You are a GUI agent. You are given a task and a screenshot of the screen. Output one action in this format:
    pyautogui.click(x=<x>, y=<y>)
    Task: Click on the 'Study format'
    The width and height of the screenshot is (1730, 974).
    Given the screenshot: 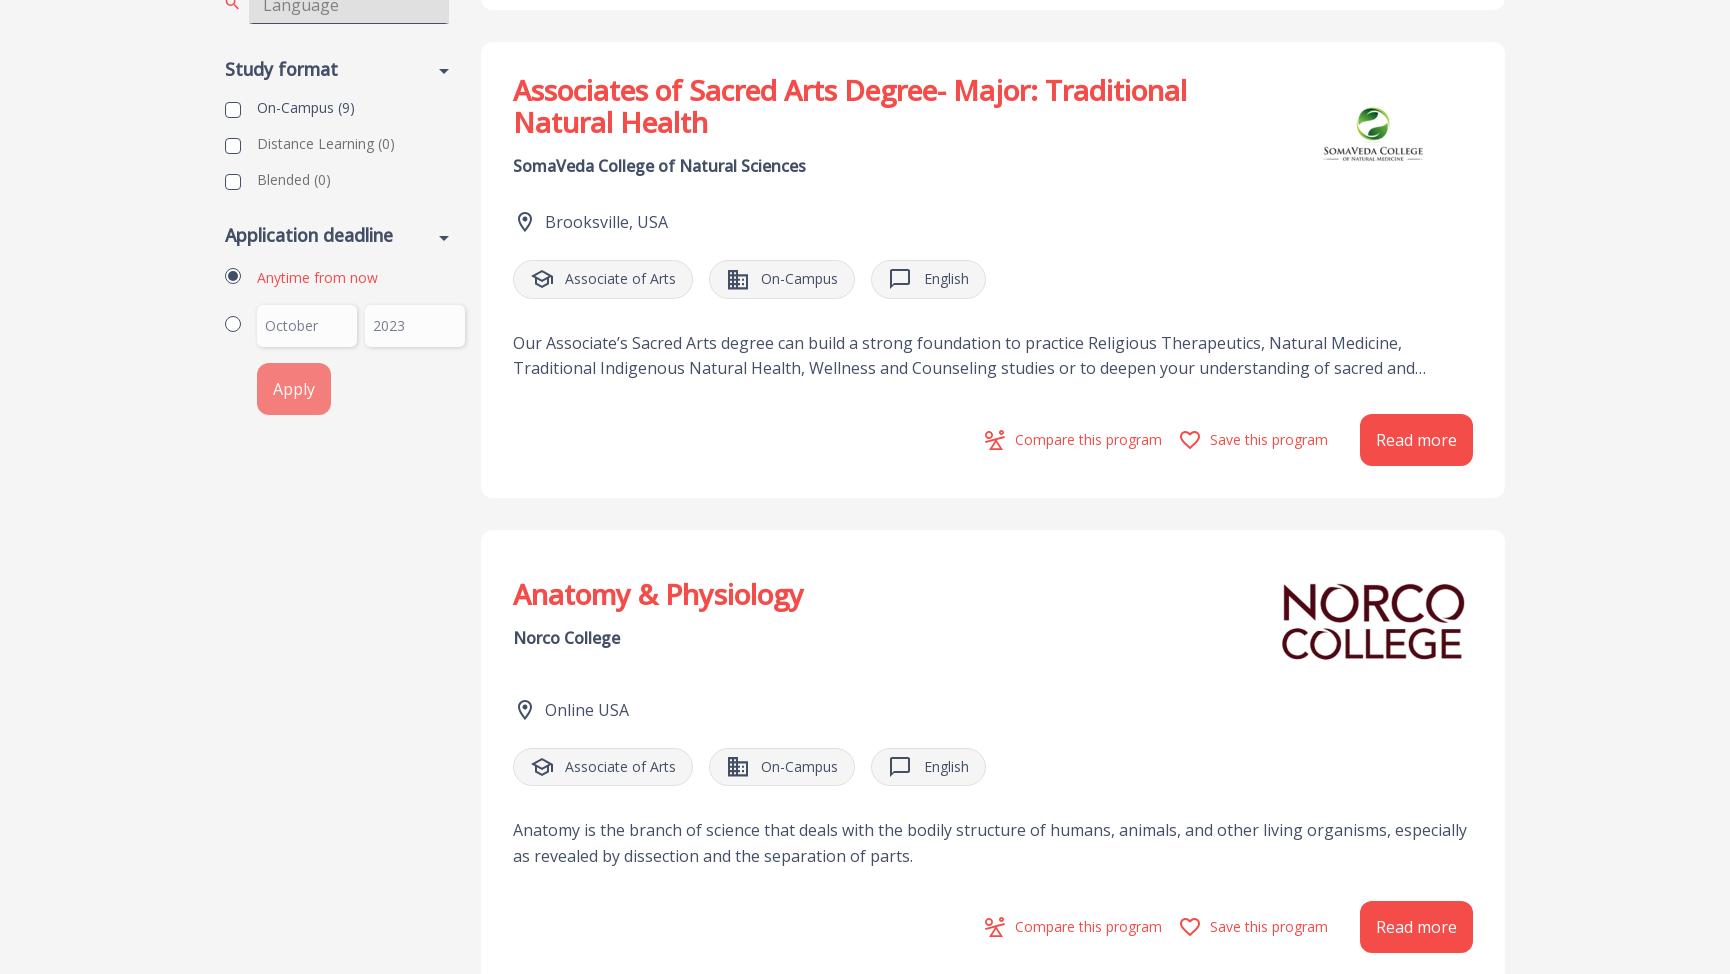 What is the action you would take?
    pyautogui.click(x=280, y=67)
    